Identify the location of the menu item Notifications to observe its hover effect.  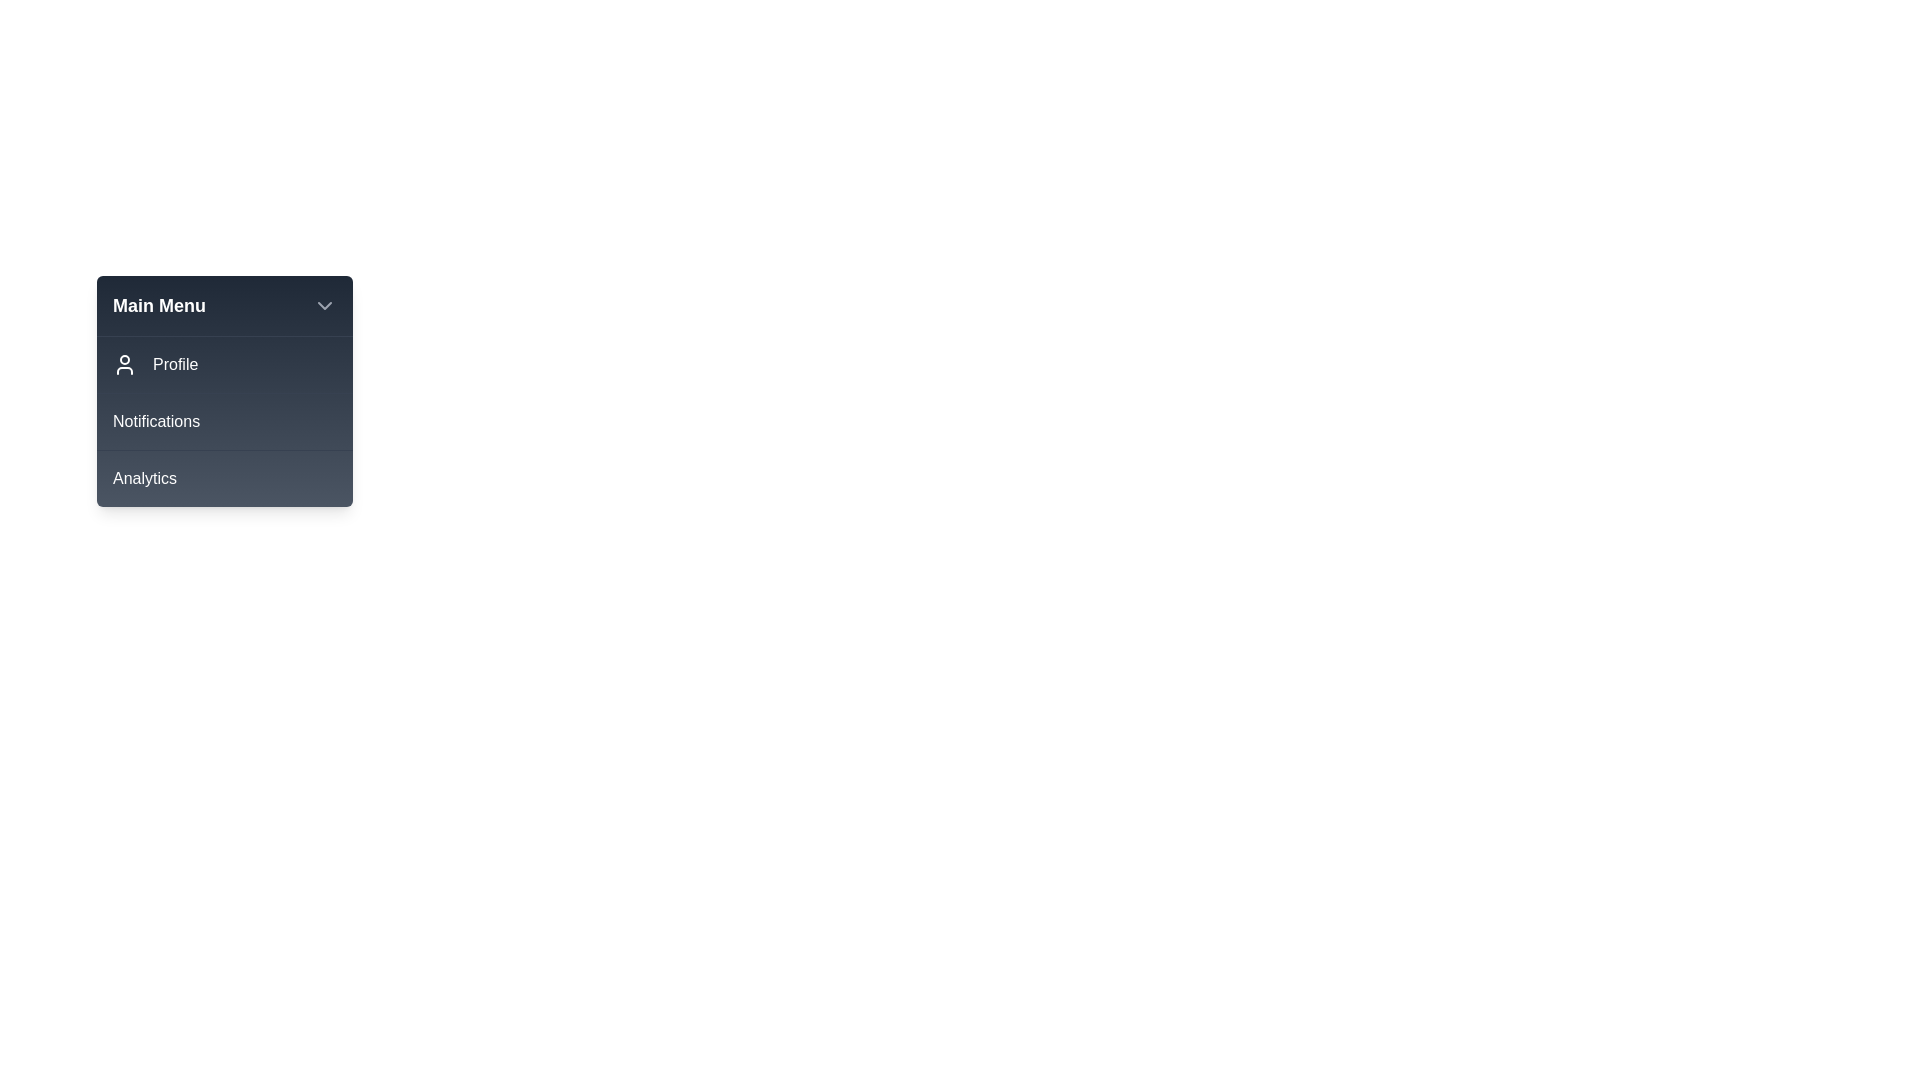
(225, 420).